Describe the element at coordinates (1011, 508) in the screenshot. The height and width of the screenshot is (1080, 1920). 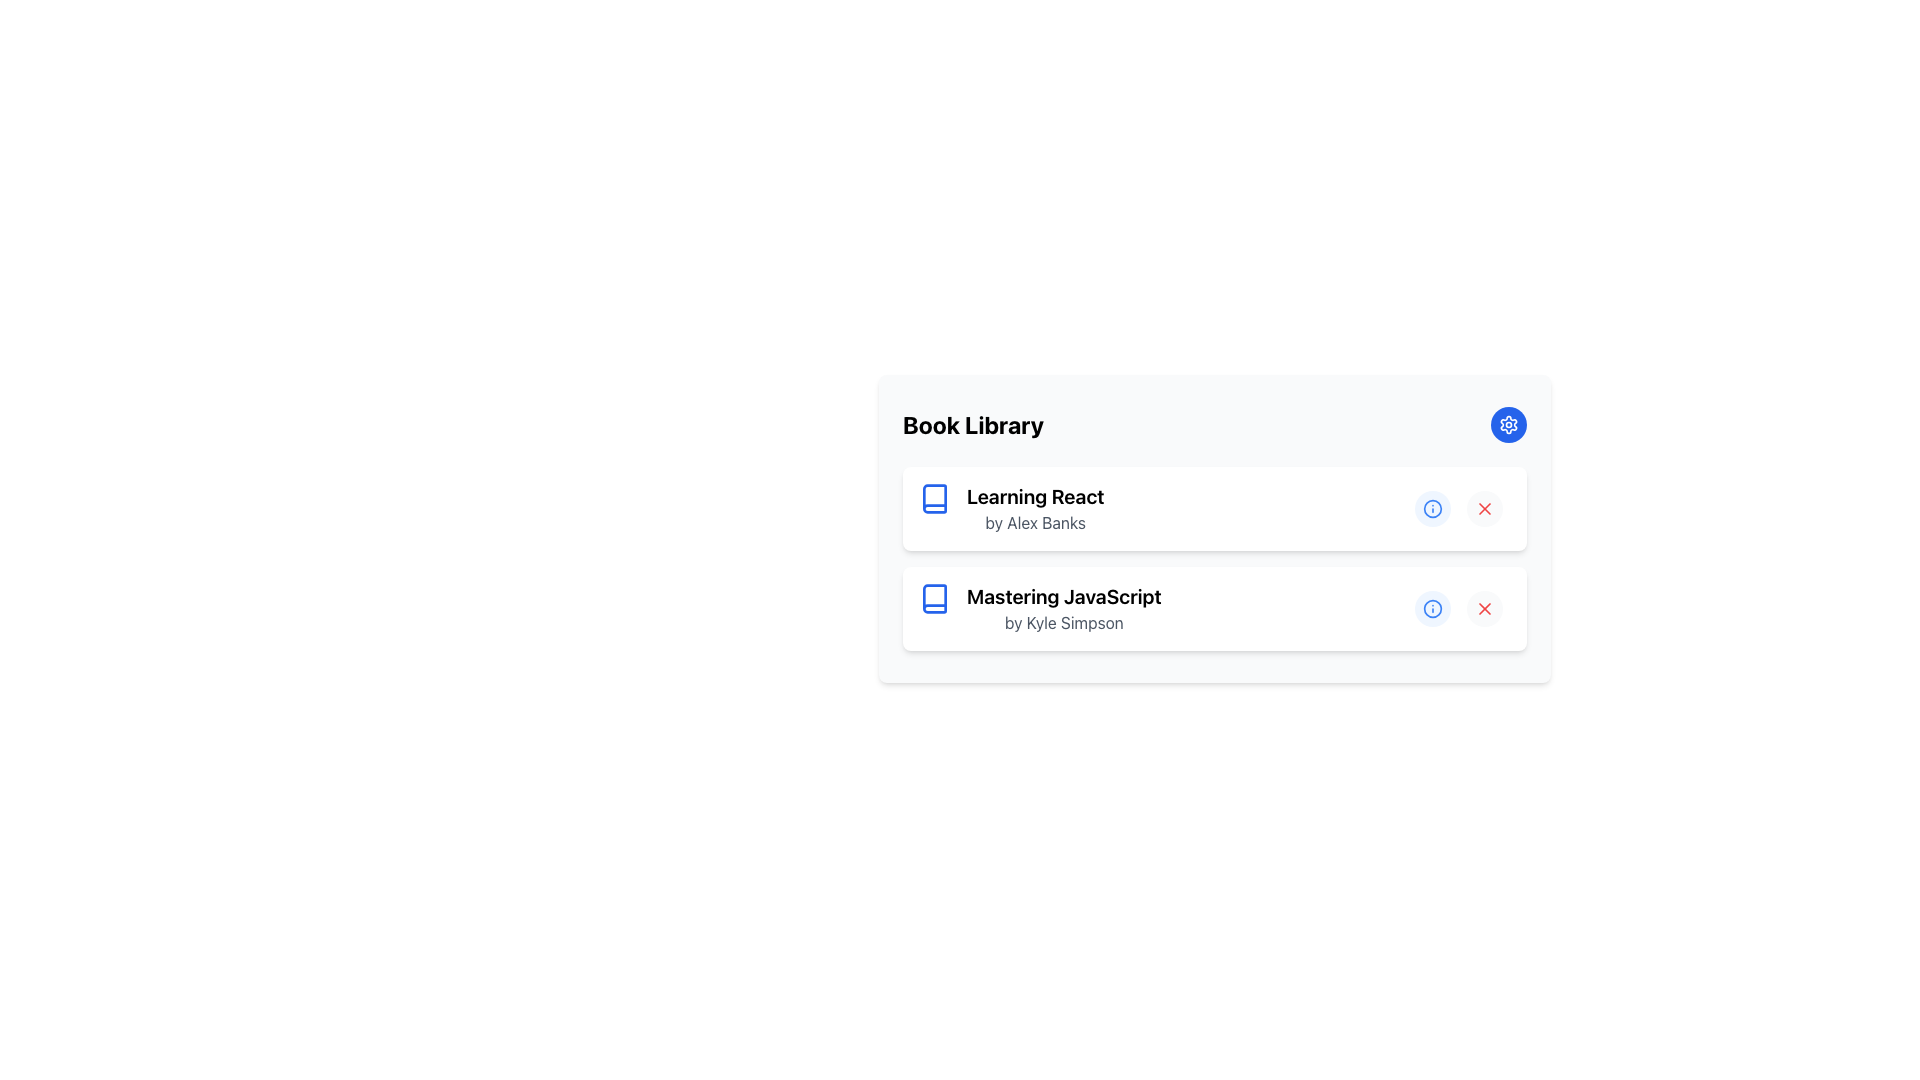
I see `the 'Learning React' list item, which features a blue book icon and a bold title` at that location.